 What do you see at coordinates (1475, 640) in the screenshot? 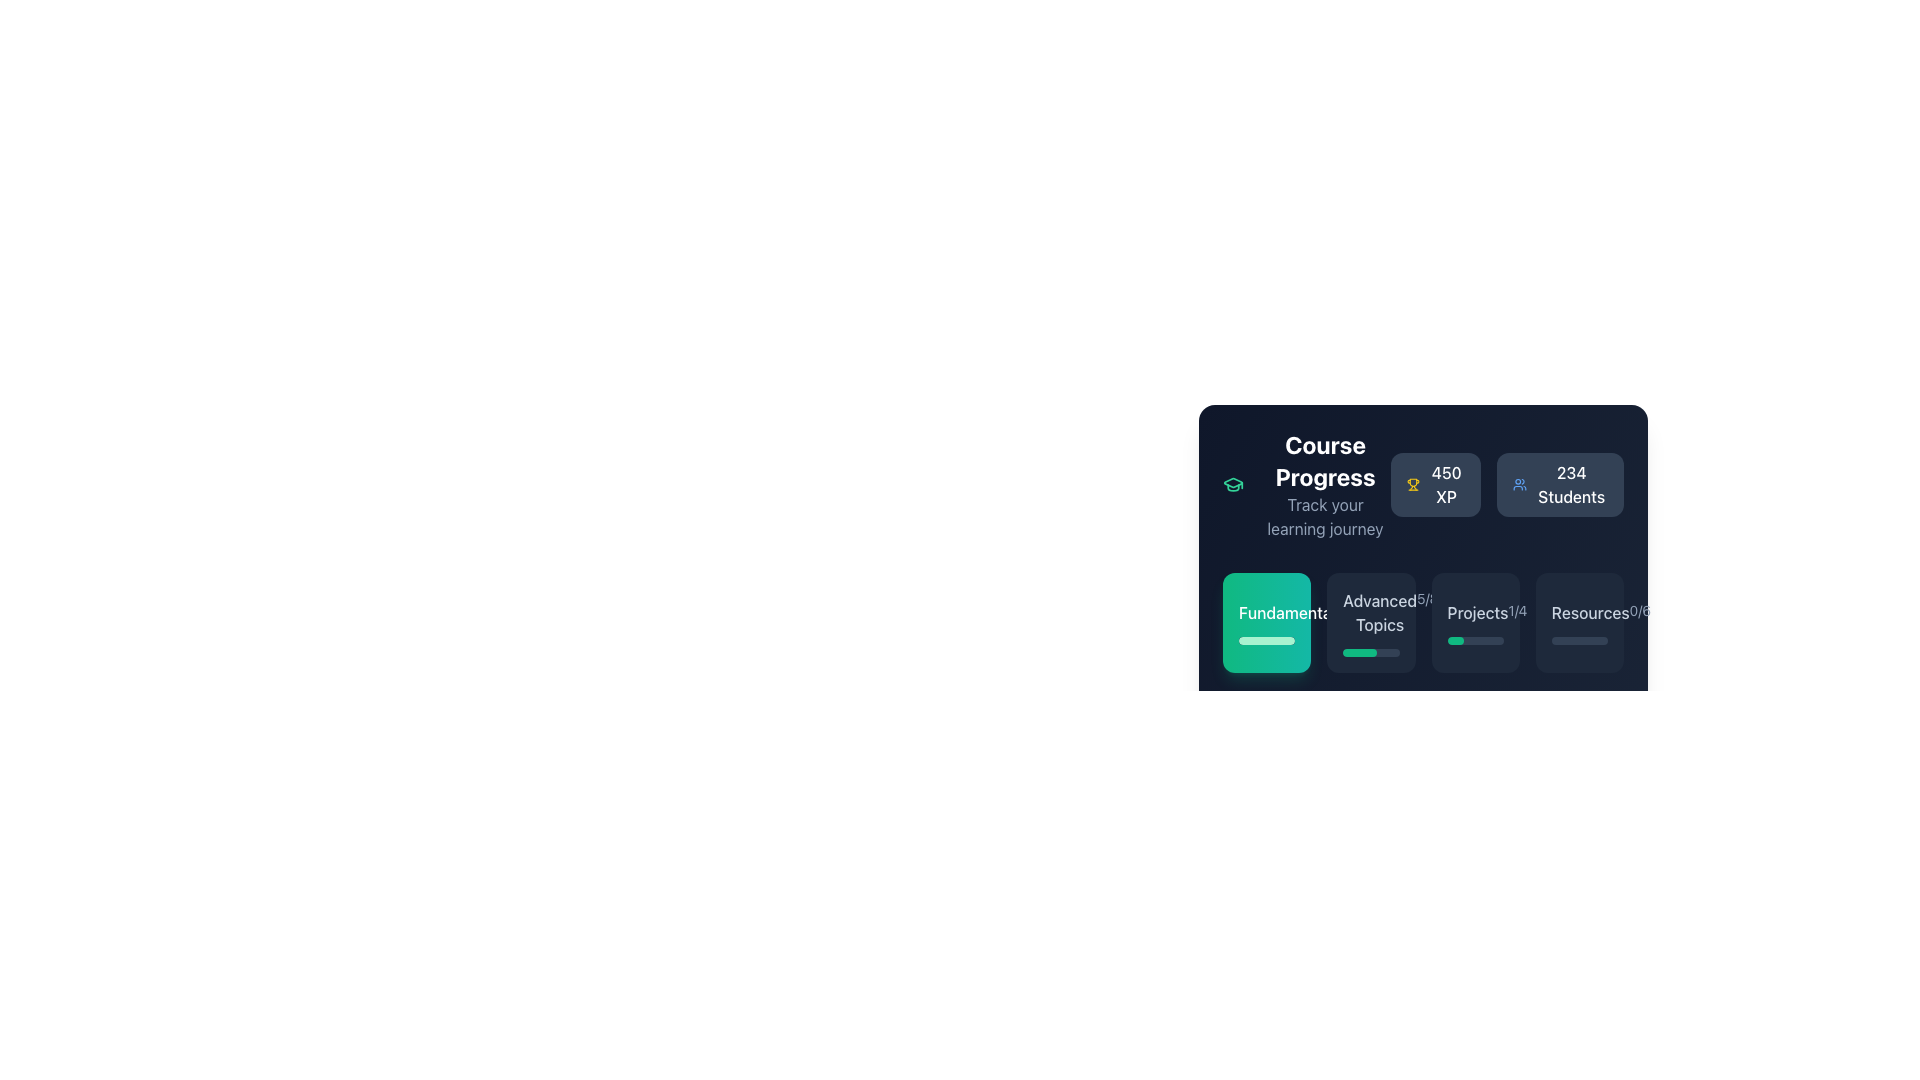
I see `progress bar located within the 'Projects' card under the 'Course Progress' header to check the progress percentage` at bounding box center [1475, 640].